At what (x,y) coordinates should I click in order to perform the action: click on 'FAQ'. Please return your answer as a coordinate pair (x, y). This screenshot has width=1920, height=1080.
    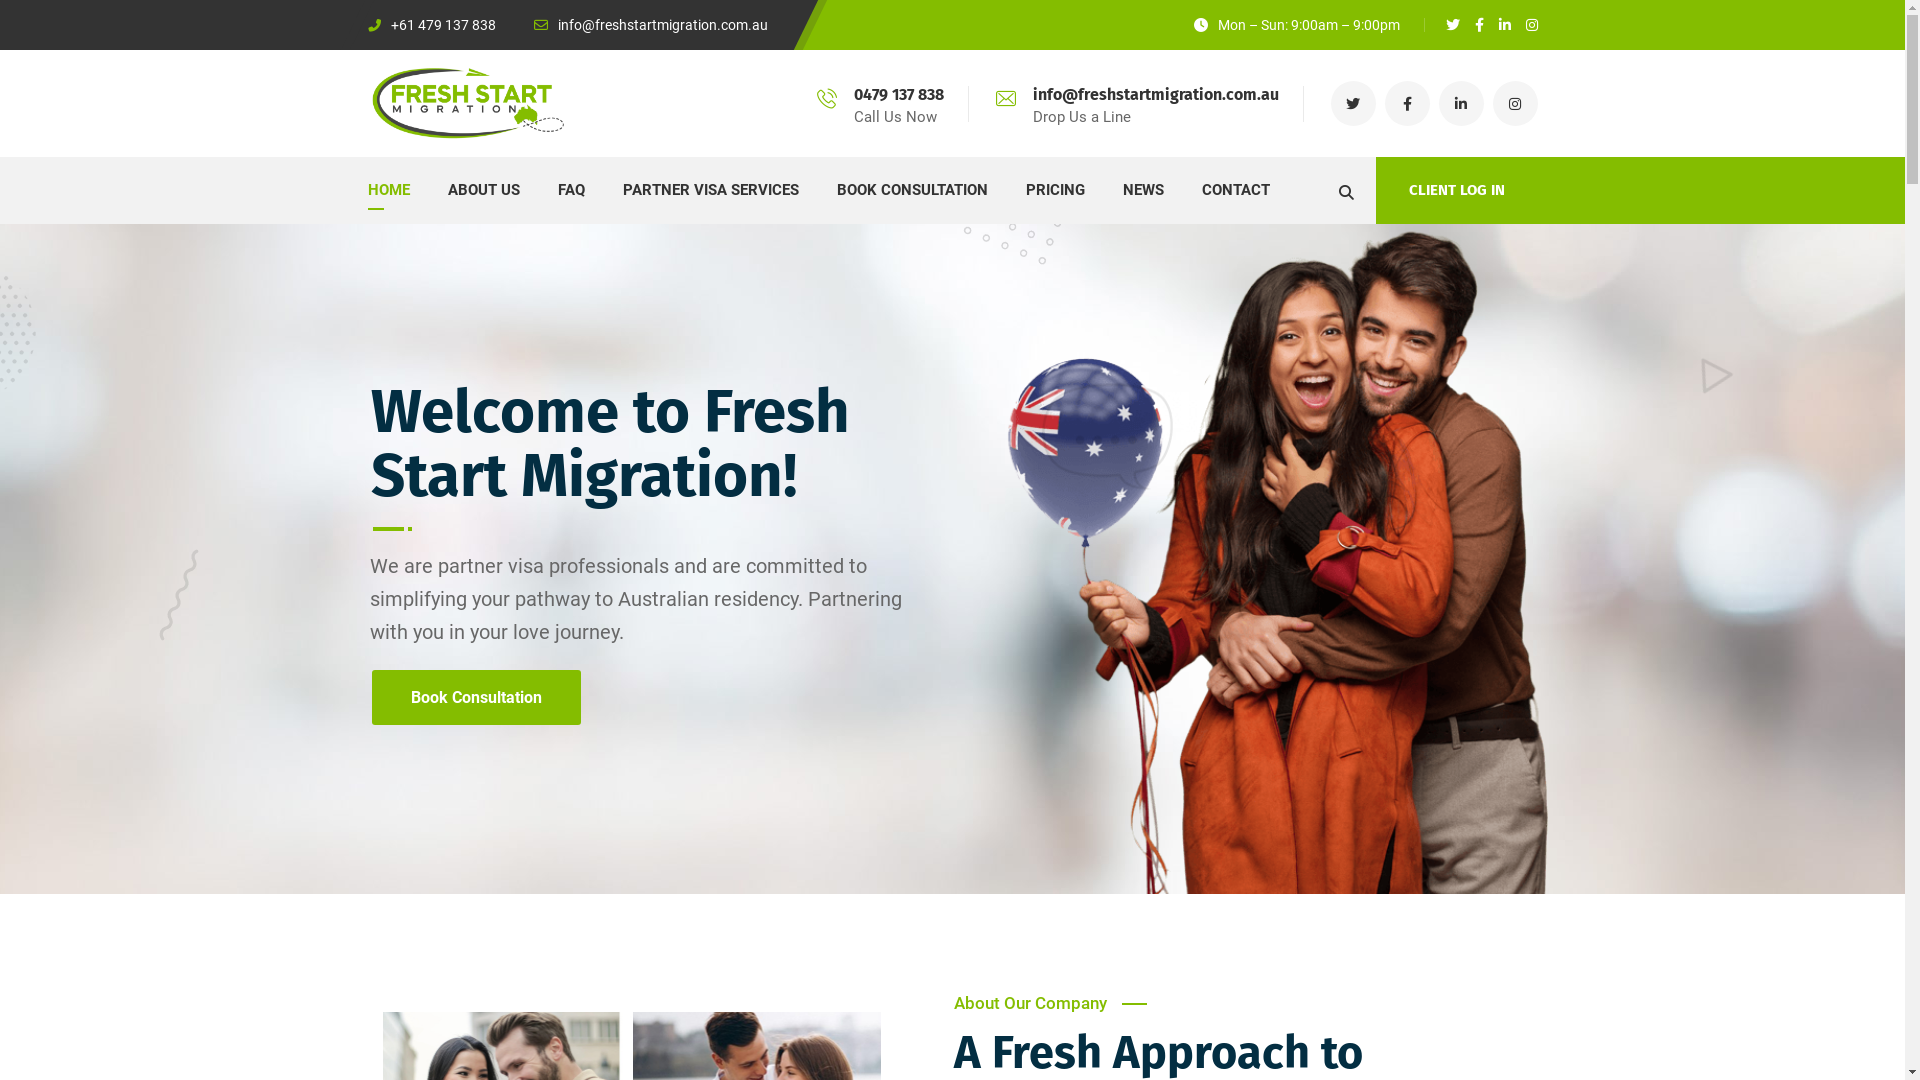
    Looking at the image, I should click on (570, 190).